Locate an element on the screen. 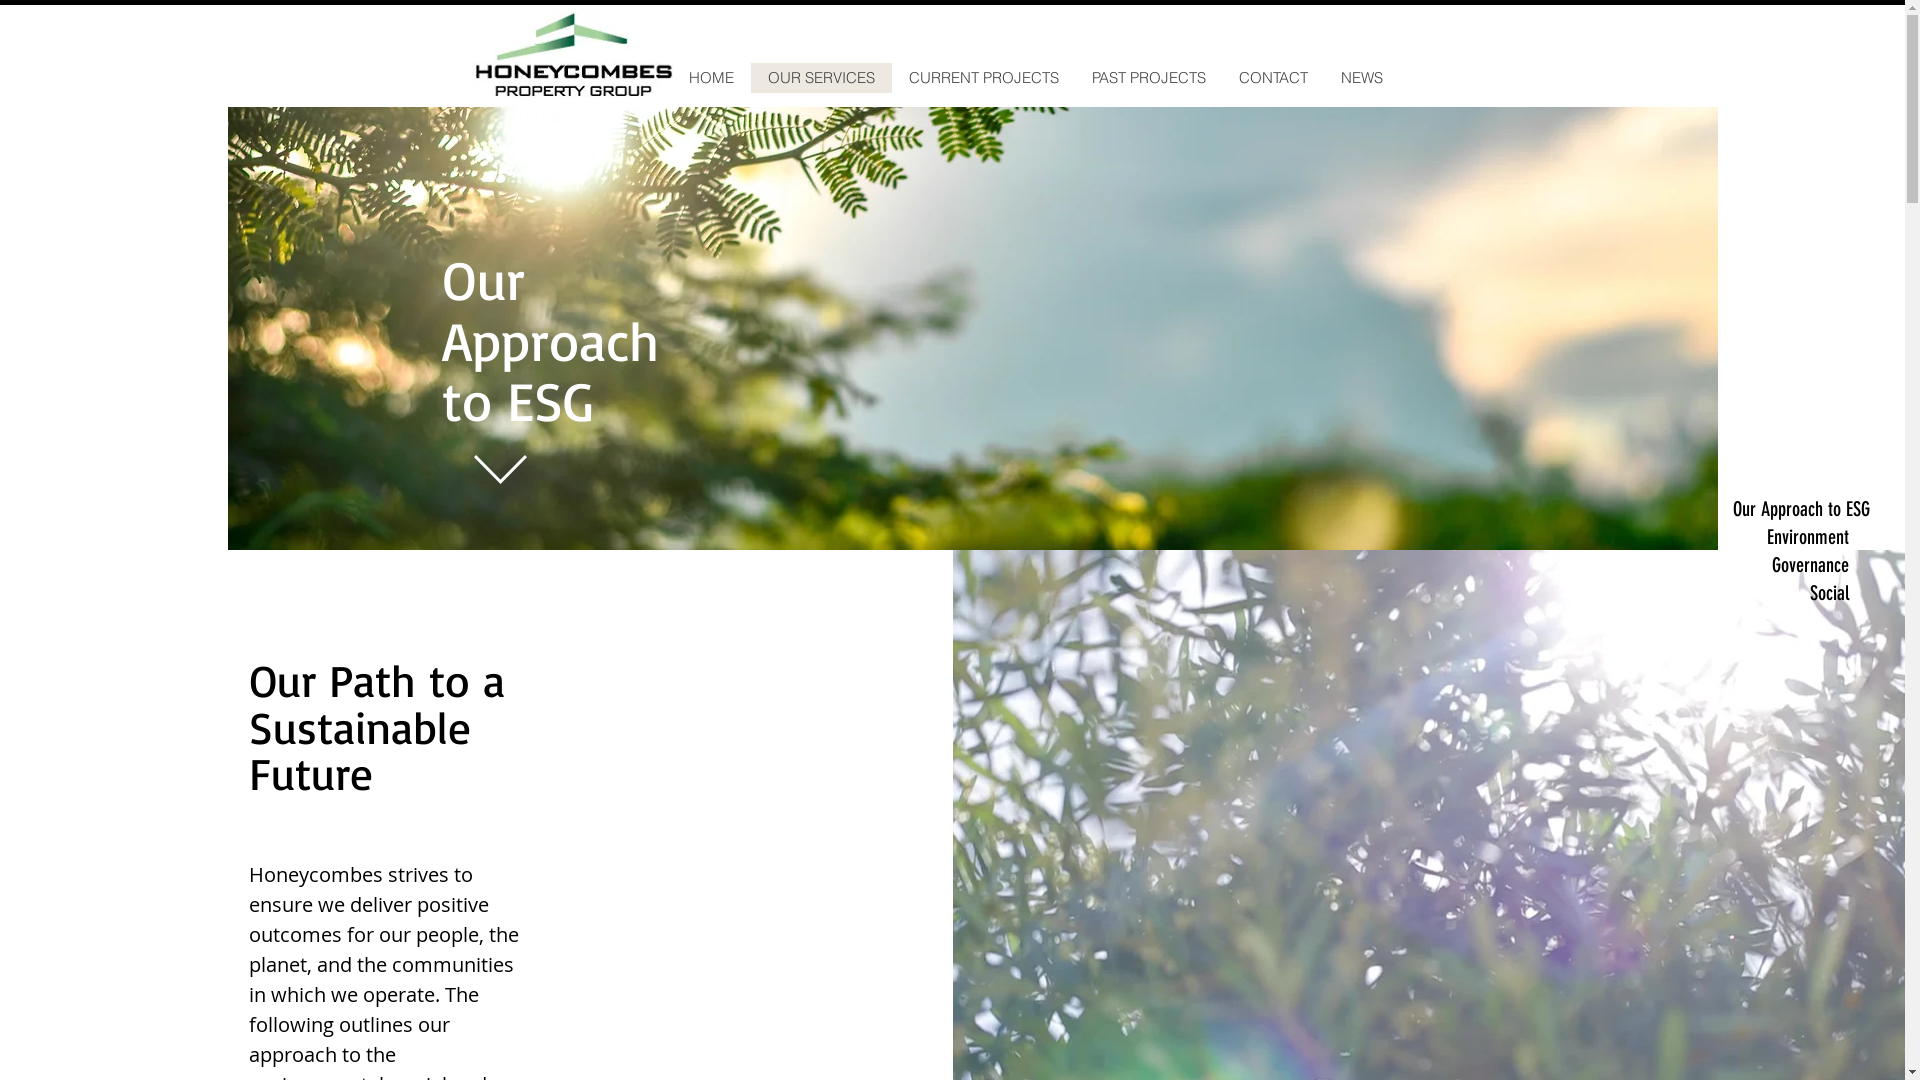 The height and width of the screenshot is (1080, 1920). 'Governance' is located at coordinates (1790, 564).